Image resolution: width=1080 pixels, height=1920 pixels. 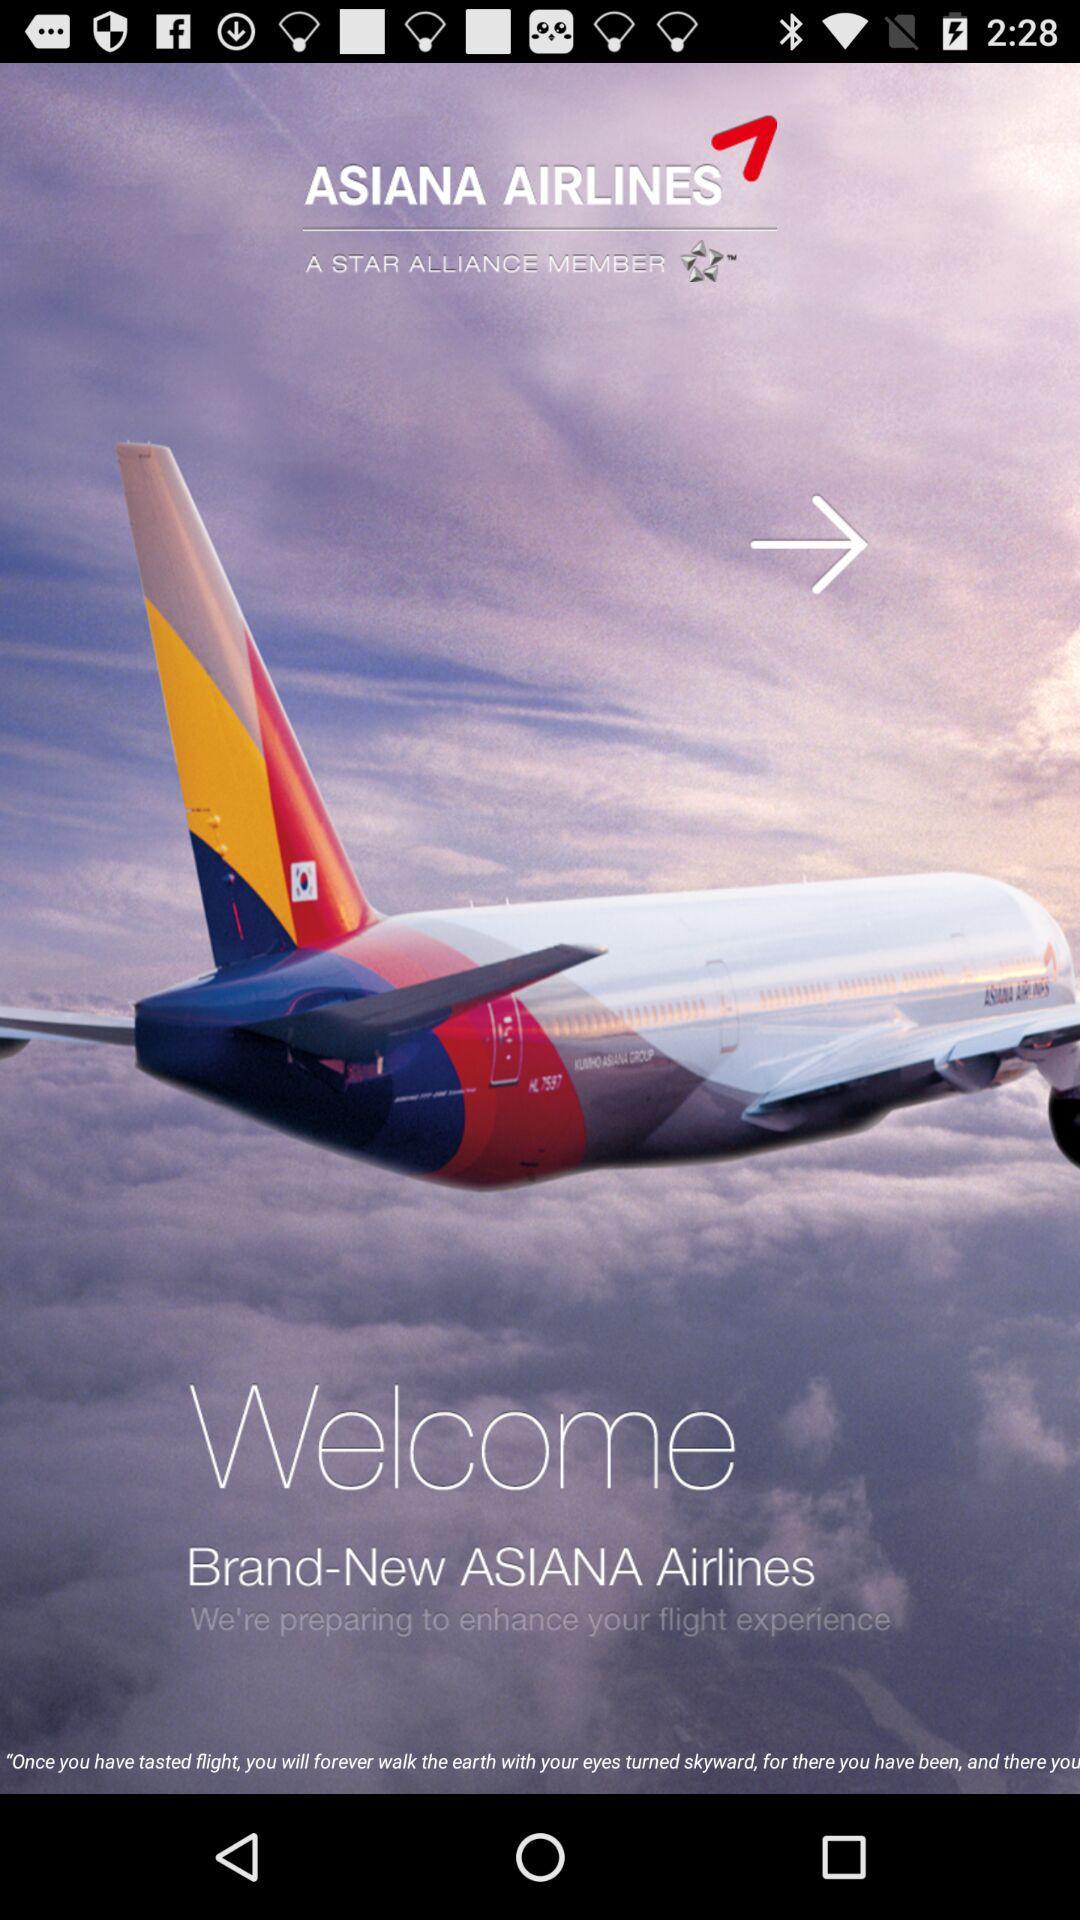 What do you see at coordinates (808, 580) in the screenshot?
I see `the arrow_forward icon` at bounding box center [808, 580].